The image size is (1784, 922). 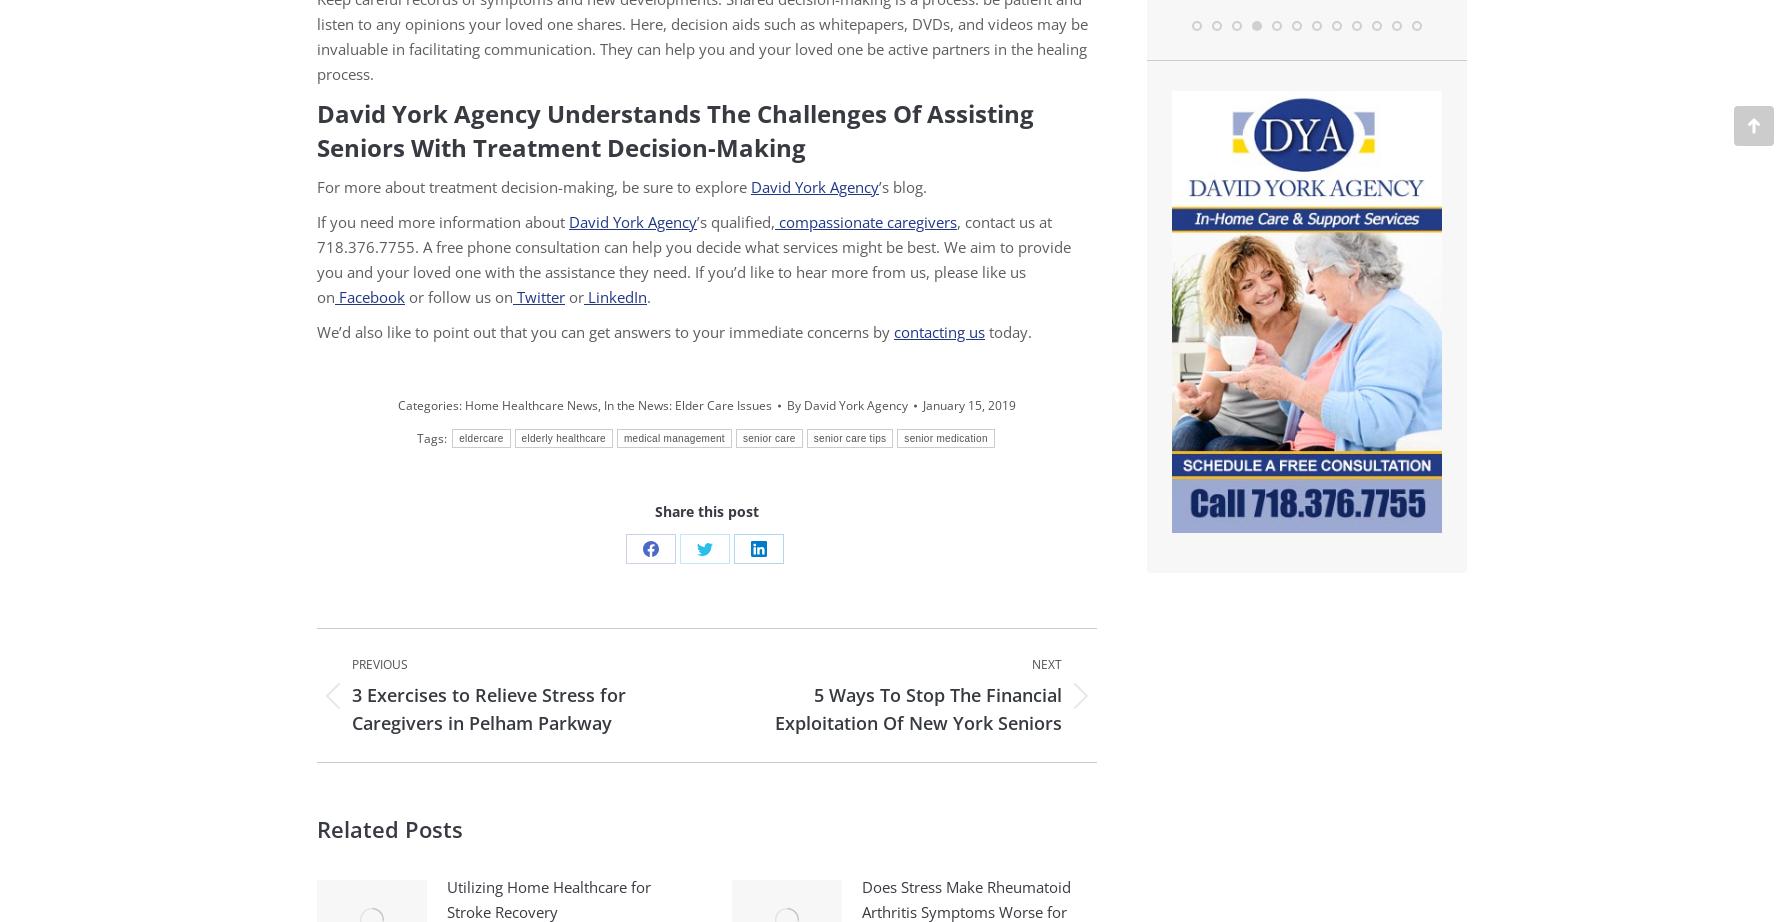 I want to click on 'Share this post', so click(x=706, y=511).